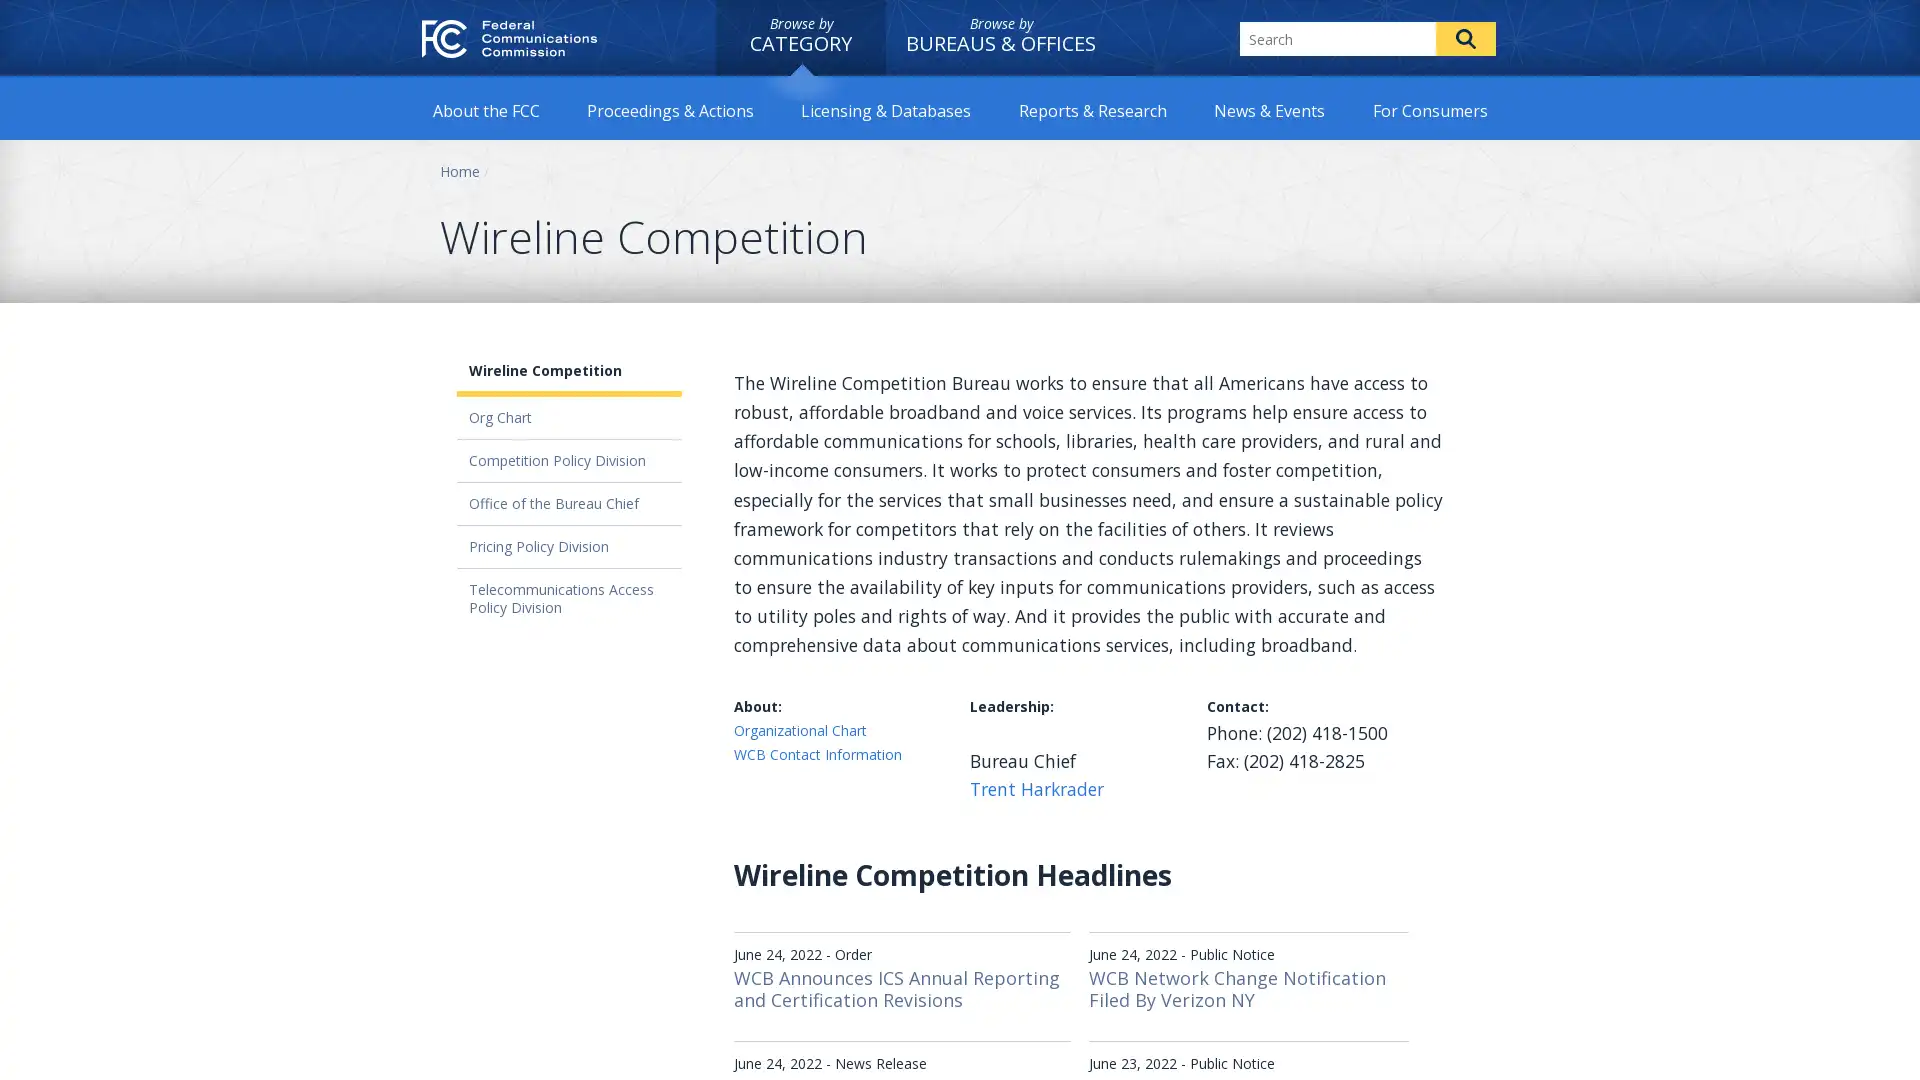 Image resolution: width=1920 pixels, height=1080 pixels. Describe the element at coordinates (1465, 38) in the screenshot. I see `Search` at that location.